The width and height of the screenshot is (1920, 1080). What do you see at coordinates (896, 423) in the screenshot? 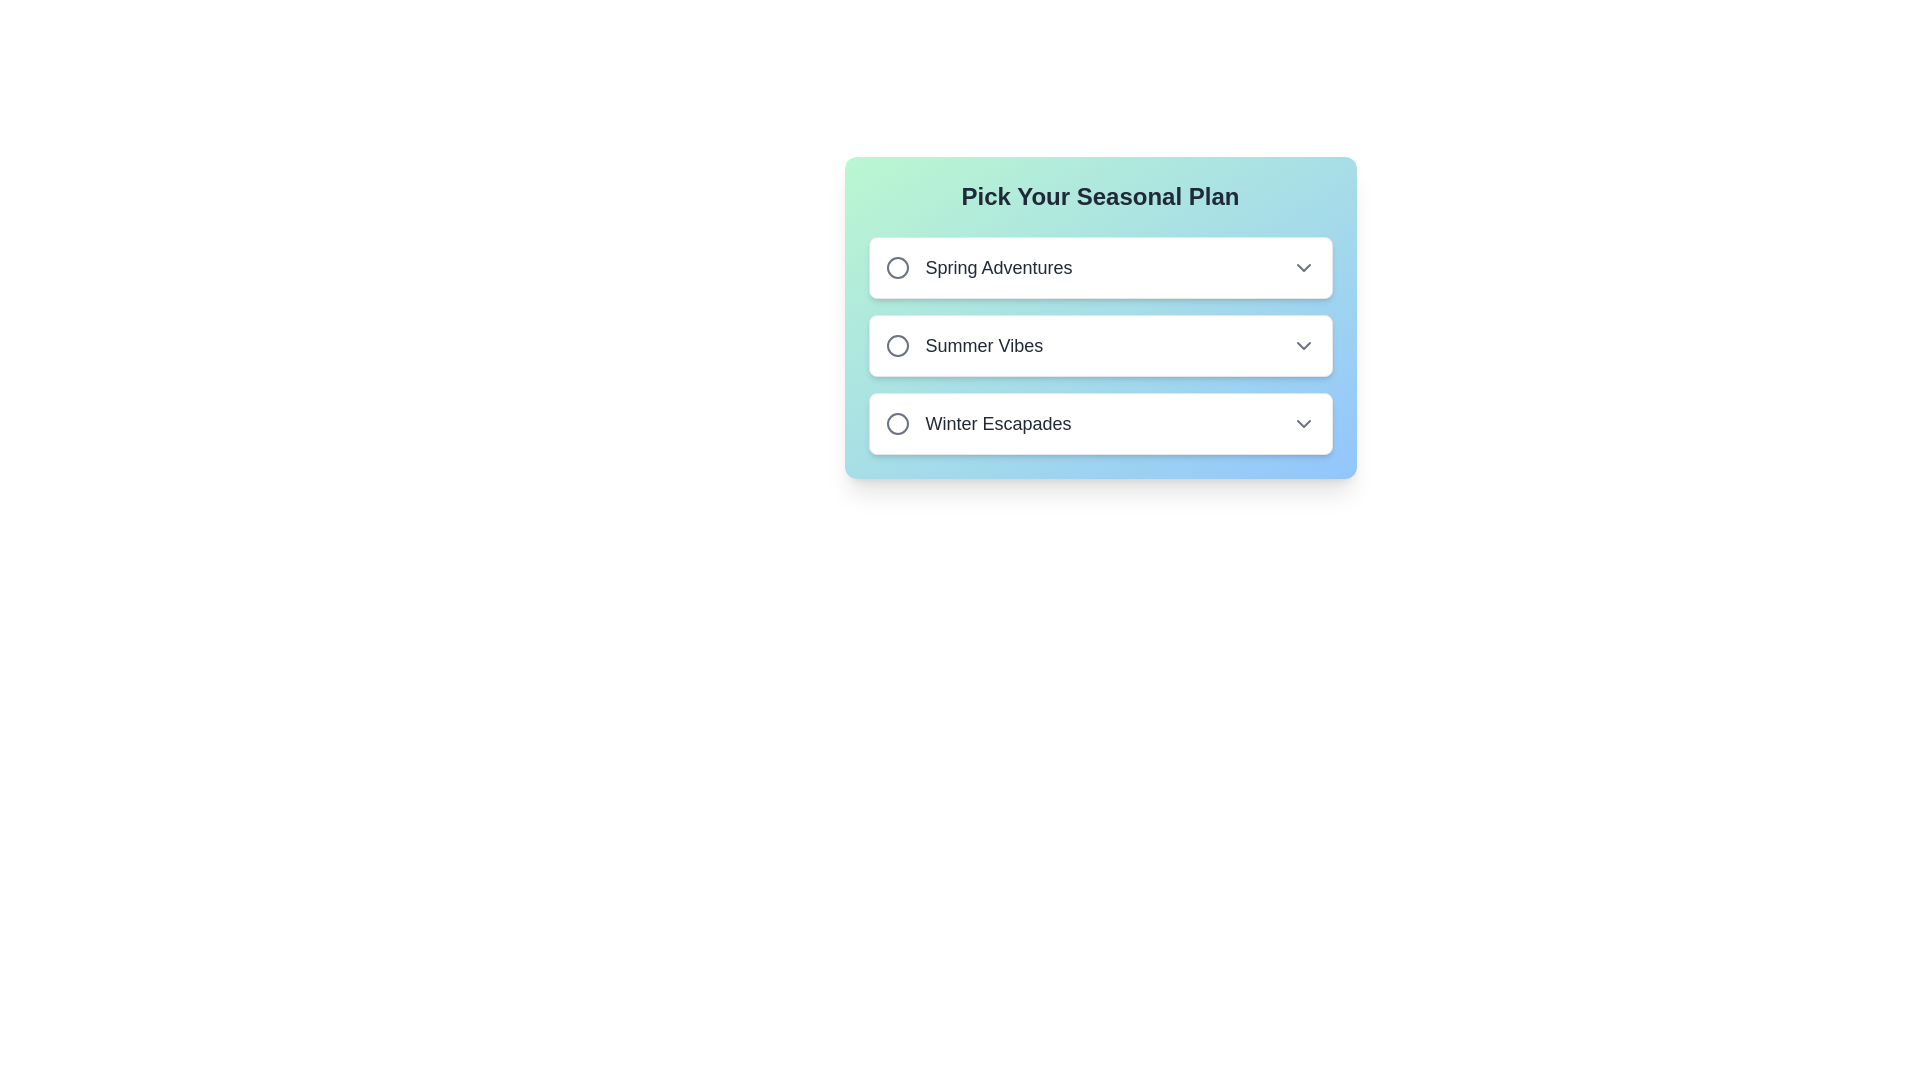
I see `the circular radio button indicator located next to the label 'Winter Escapades', which is the third option in the vertical list` at bounding box center [896, 423].